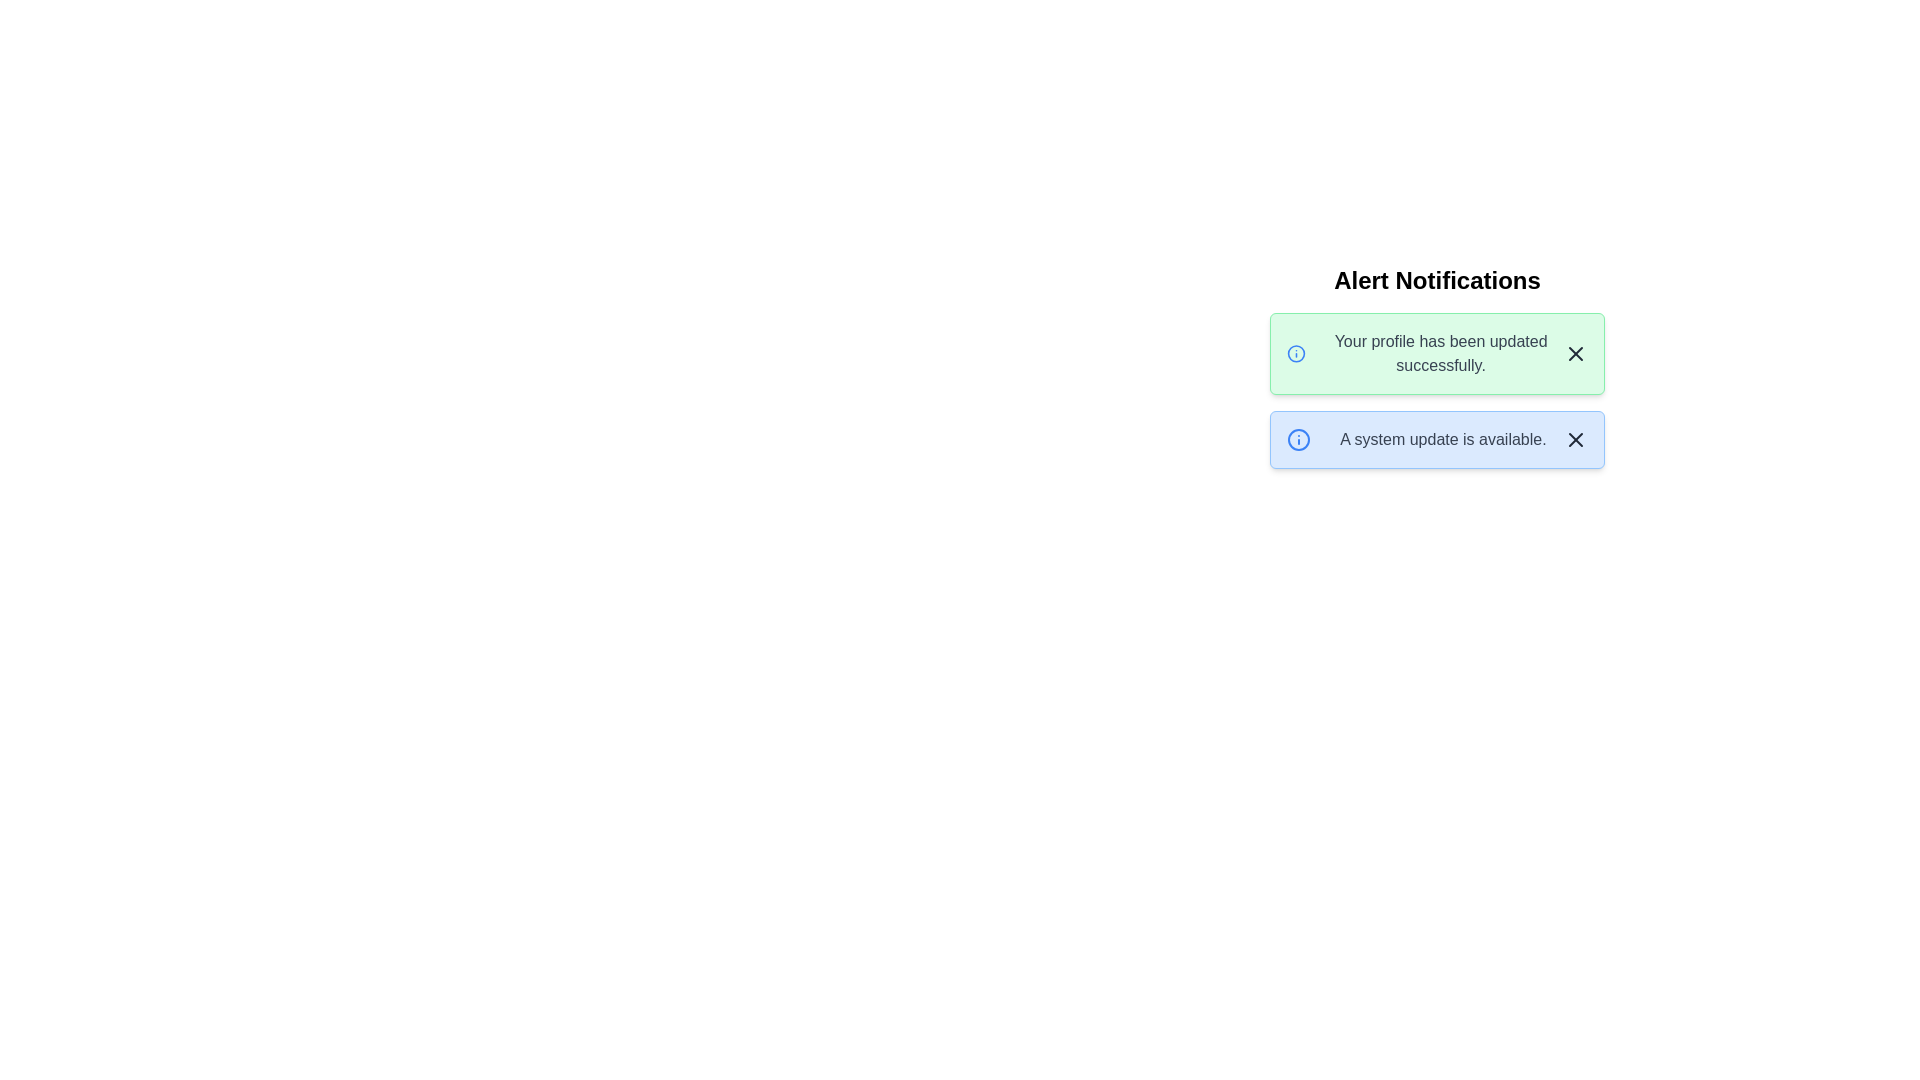 The width and height of the screenshot is (1920, 1080). What do you see at coordinates (1574, 353) in the screenshot?
I see `the dismiss button located in the upper right corner of the notification box` at bounding box center [1574, 353].